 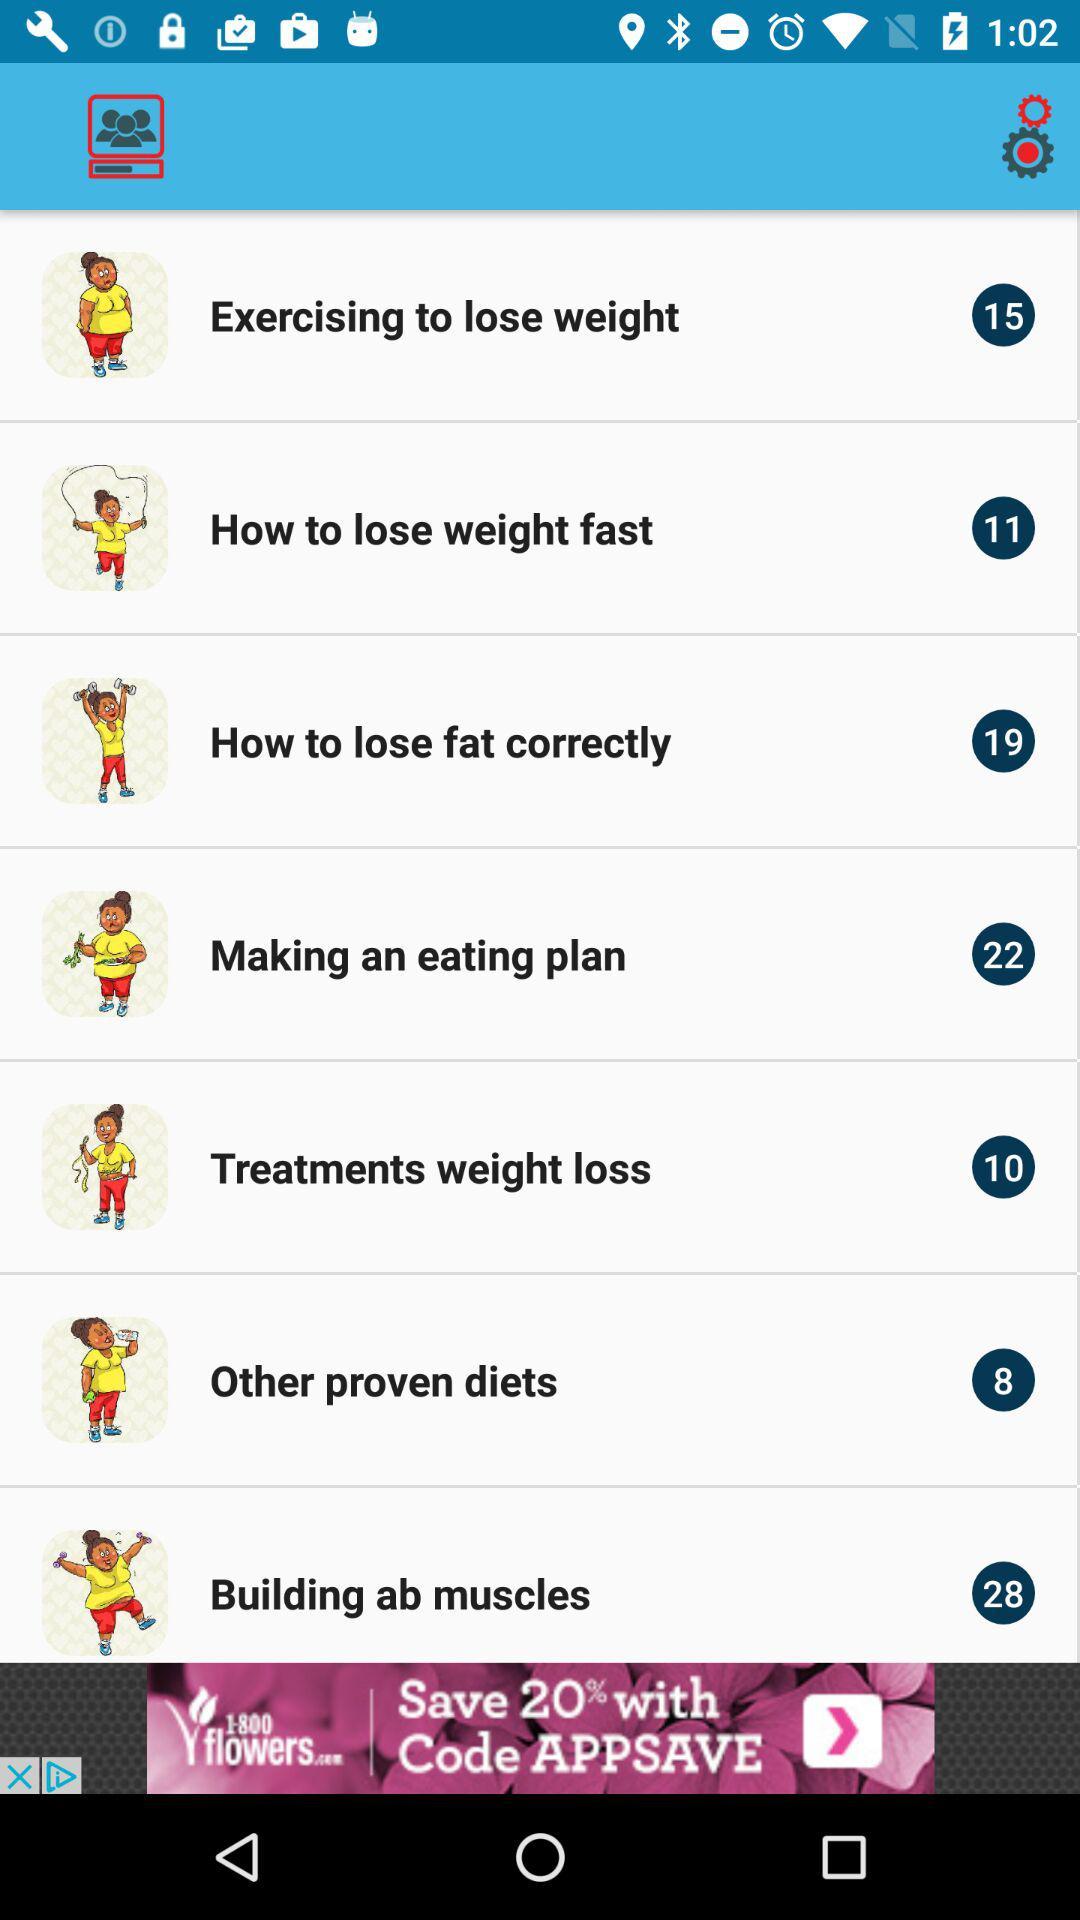 I want to click on advertisement display, so click(x=540, y=1727).